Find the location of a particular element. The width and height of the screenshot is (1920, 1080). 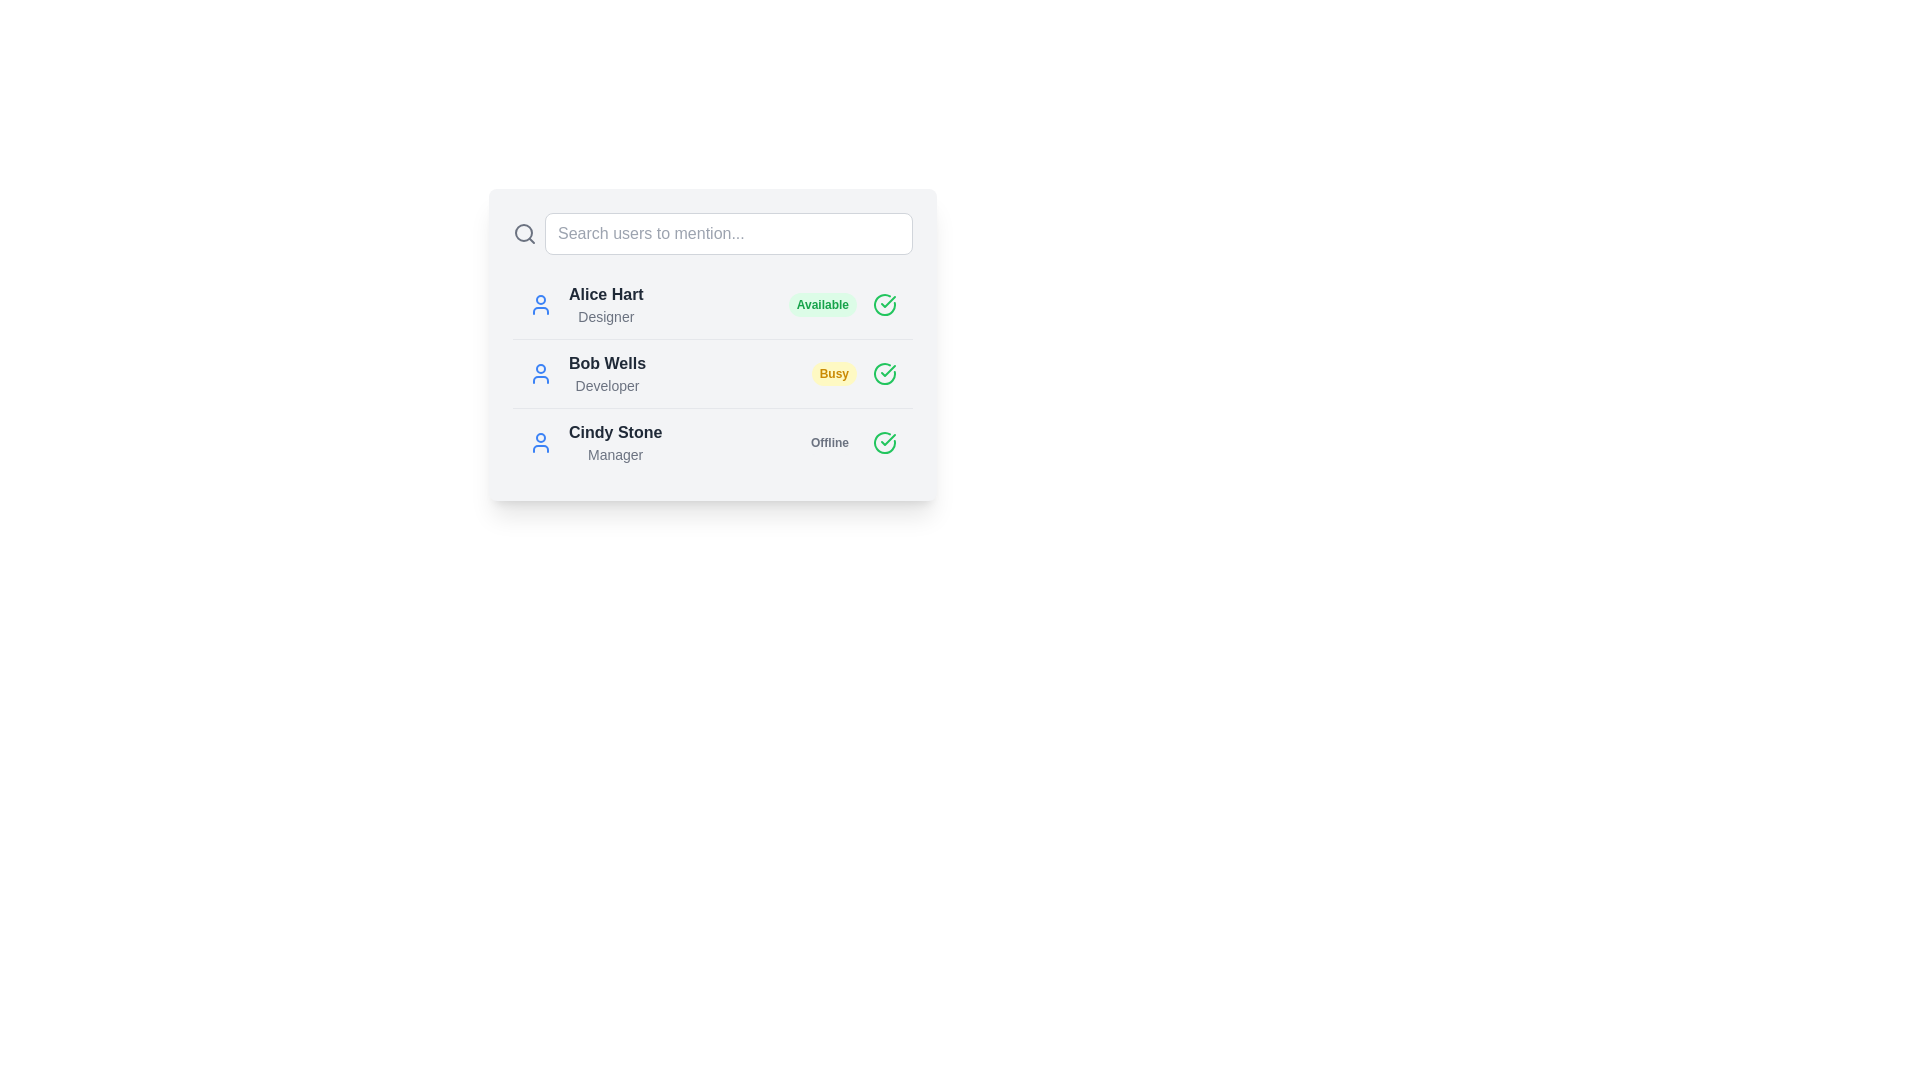

the bold-text label 'Cindy Stone' which is the third entry in the user list, positioned above the text 'Manager' is located at coordinates (614, 431).